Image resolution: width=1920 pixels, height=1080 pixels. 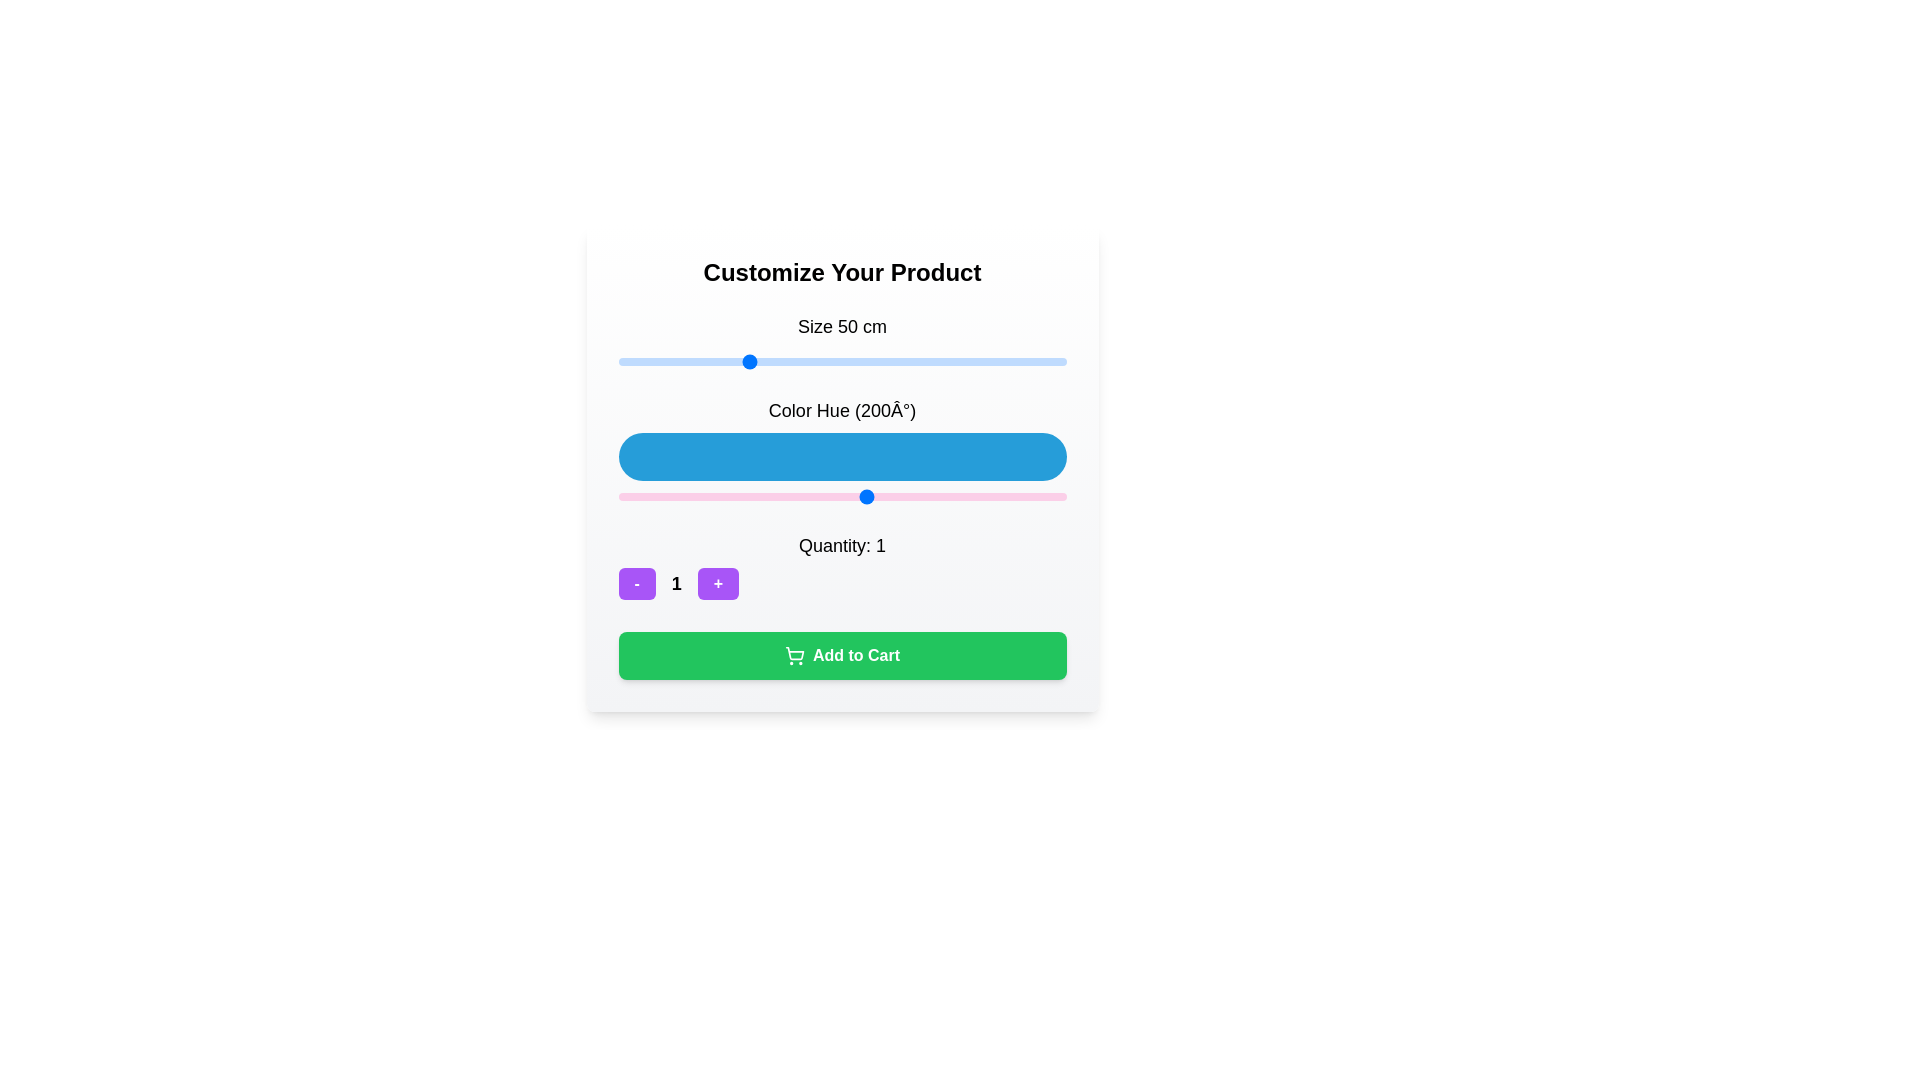 I want to click on the 'Color Hue' range slider, so click(x=842, y=468).